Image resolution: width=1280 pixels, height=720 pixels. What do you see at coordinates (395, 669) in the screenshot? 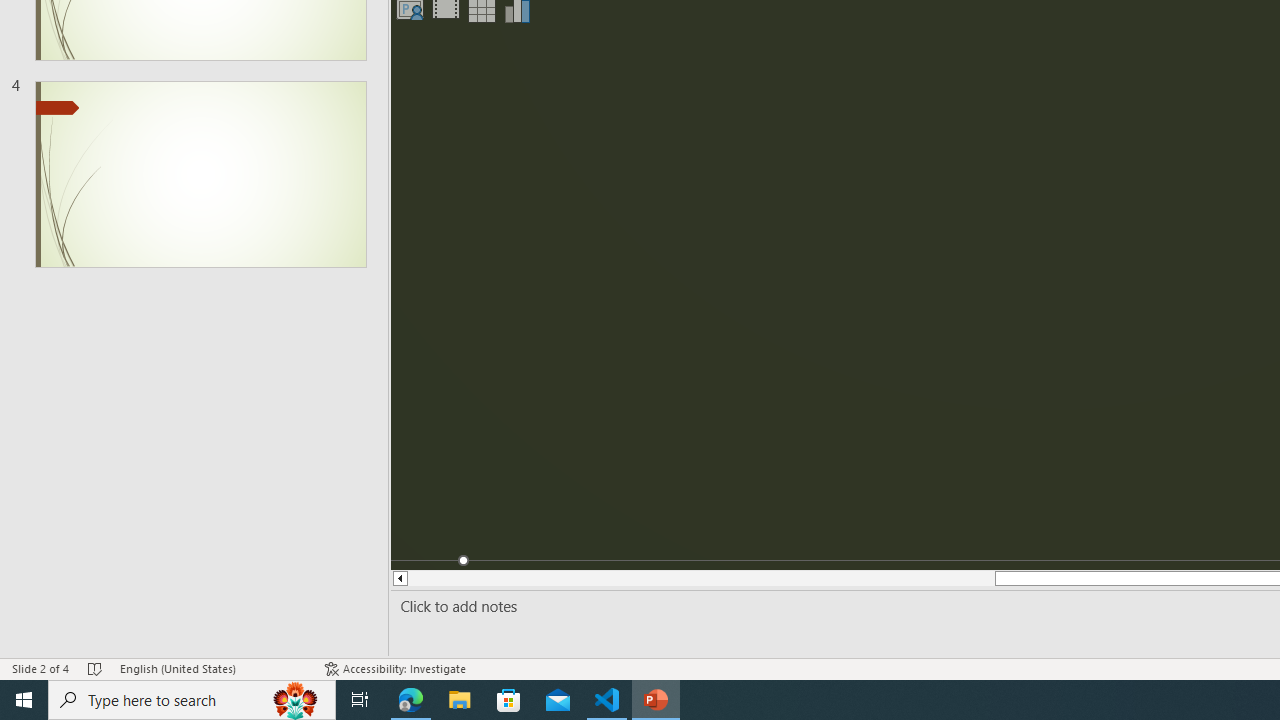
I see `'Accessibility Checker Accessibility: Investigate'` at bounding box center [395, 669].